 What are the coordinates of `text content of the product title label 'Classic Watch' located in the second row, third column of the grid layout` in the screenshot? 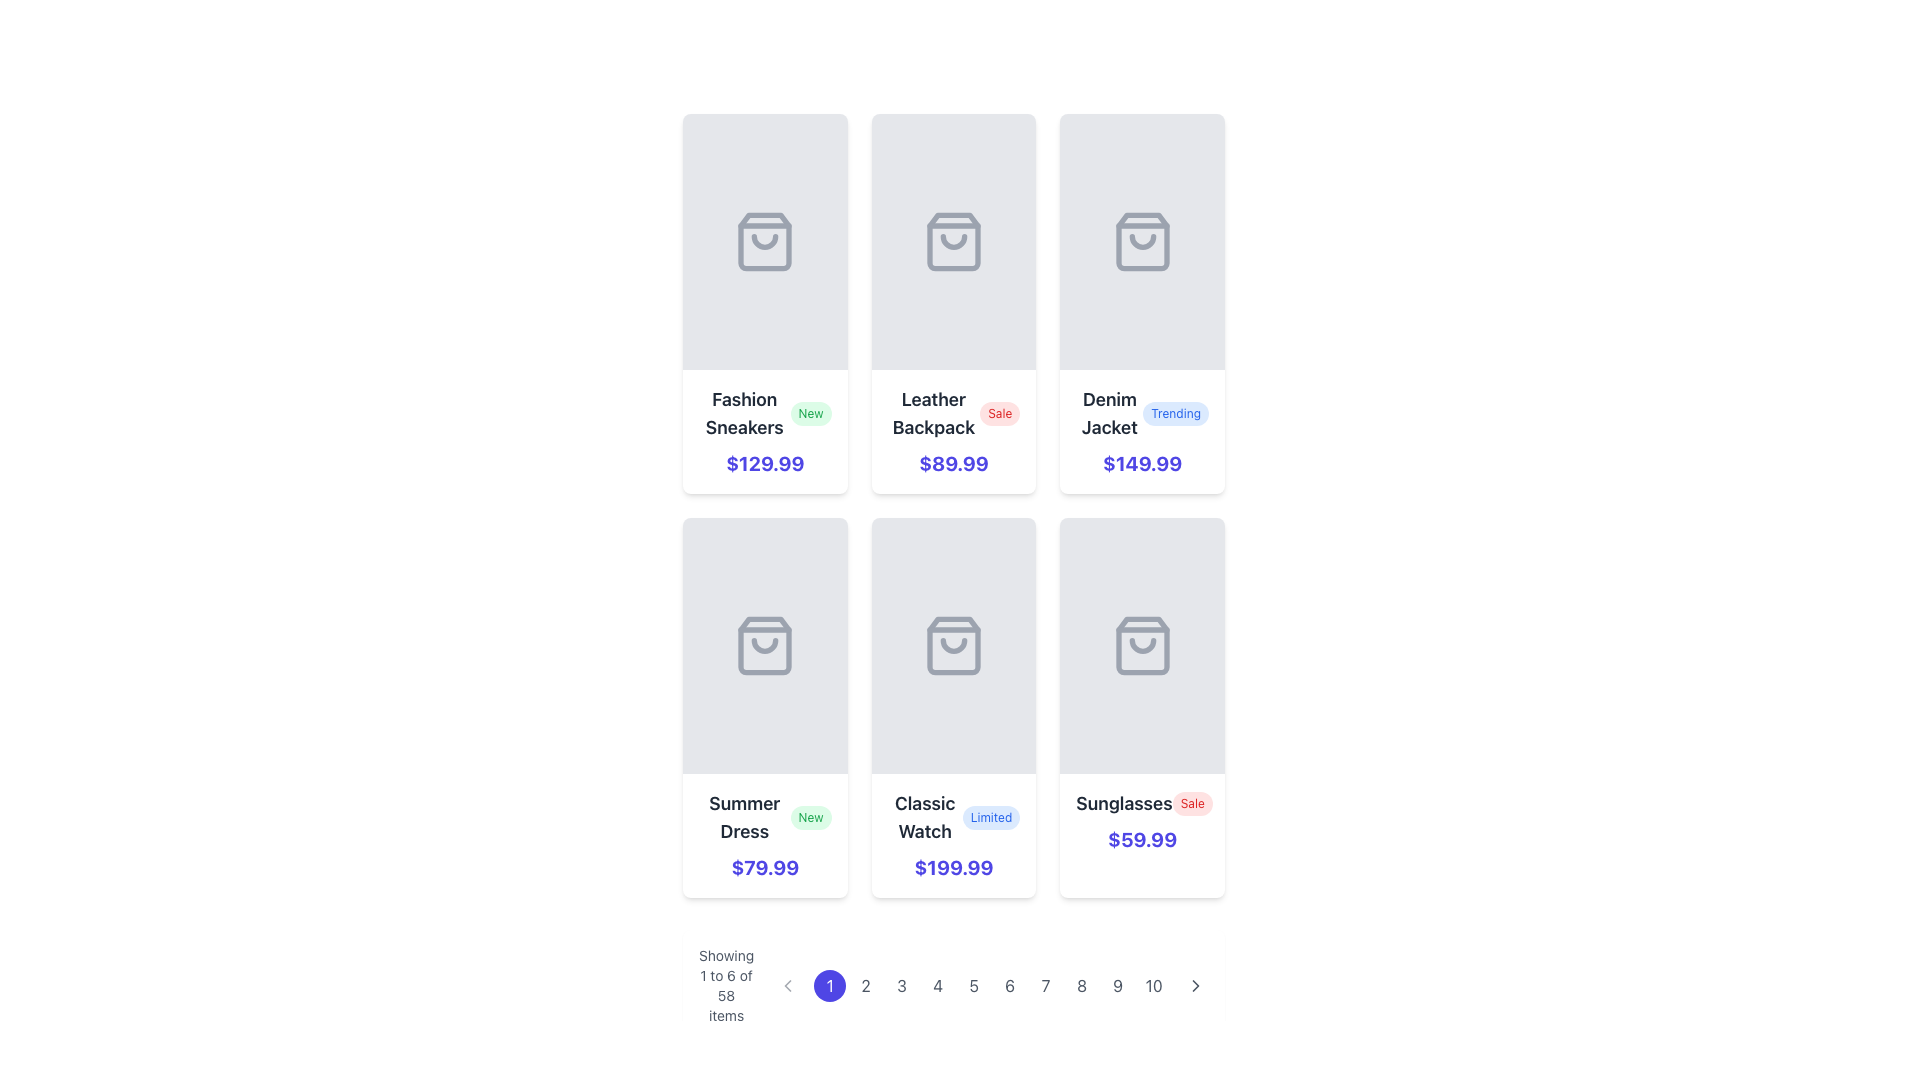 It's located at (924, 817).